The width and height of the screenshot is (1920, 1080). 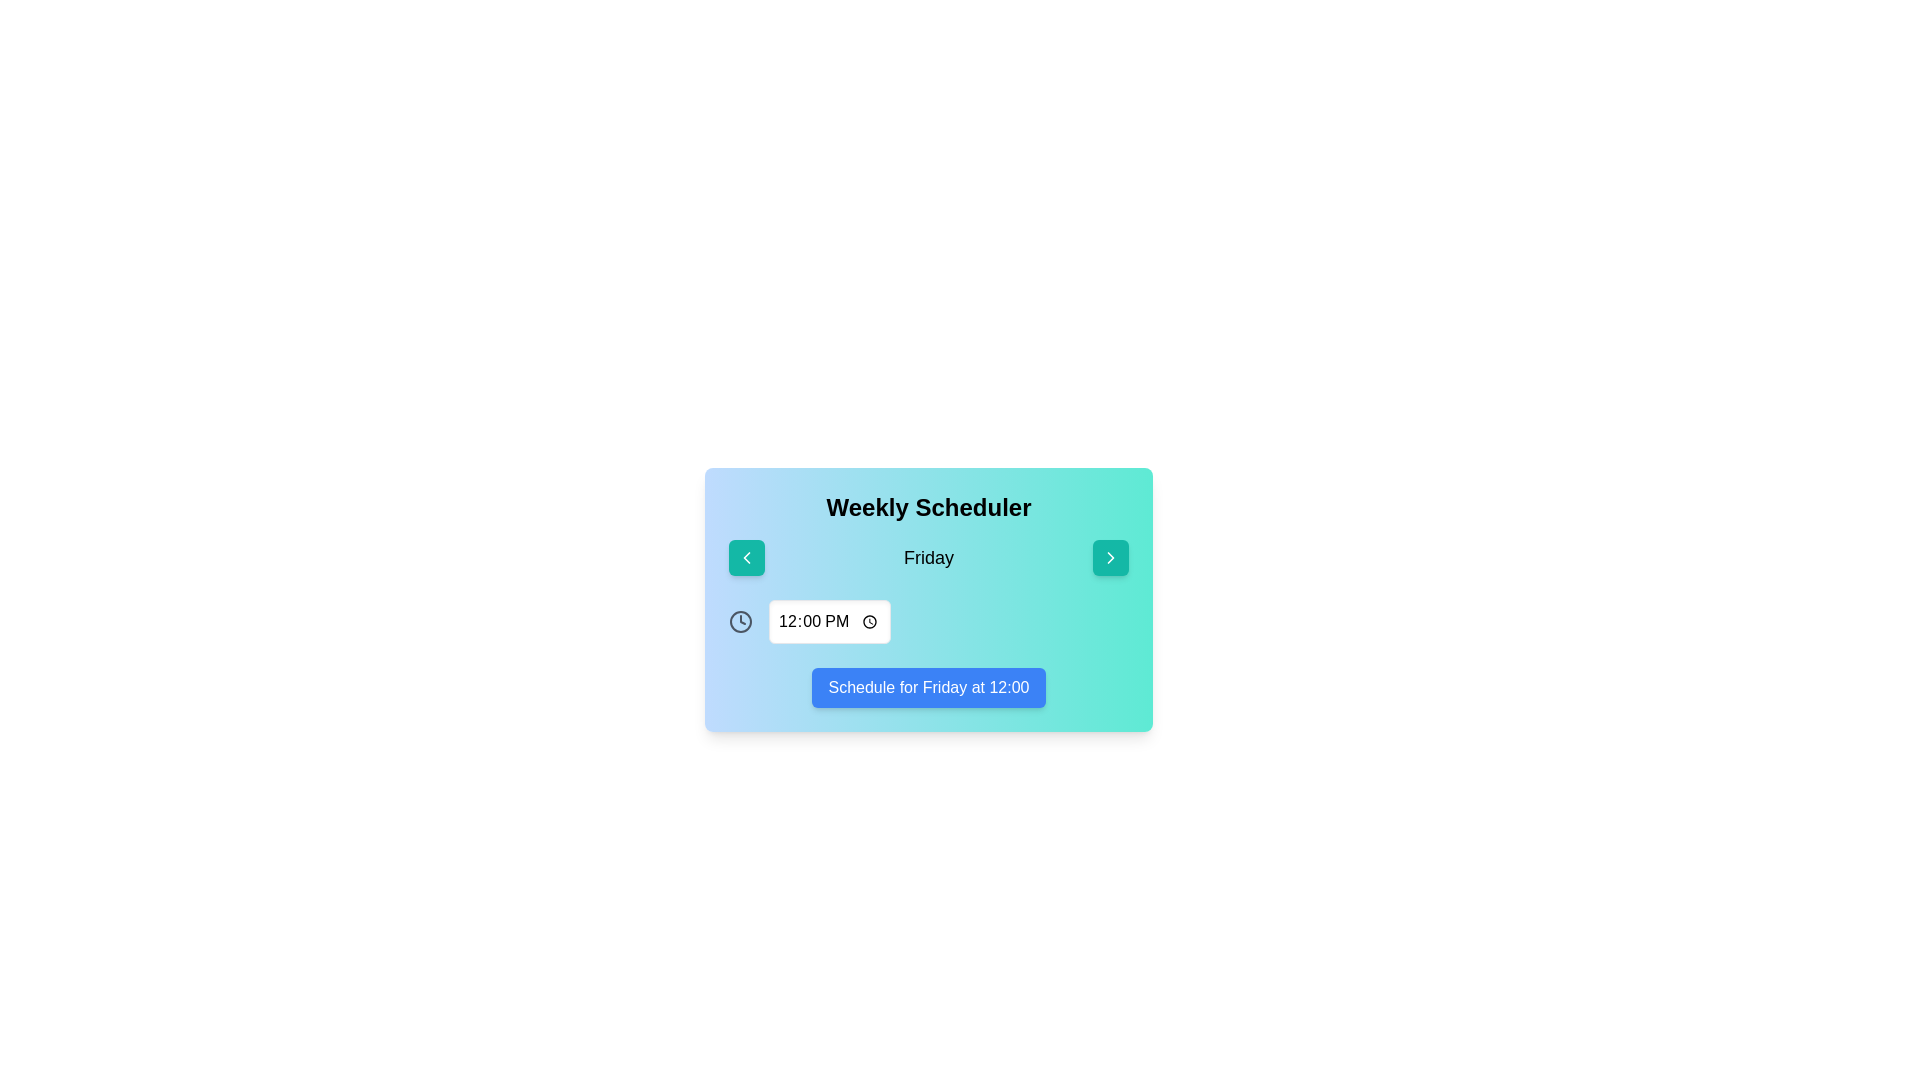 I want to click on the static label element displaying the text 'Friday' located in the top center of the 'Weekly Scheduler' panel, so click(x=928, y=558).